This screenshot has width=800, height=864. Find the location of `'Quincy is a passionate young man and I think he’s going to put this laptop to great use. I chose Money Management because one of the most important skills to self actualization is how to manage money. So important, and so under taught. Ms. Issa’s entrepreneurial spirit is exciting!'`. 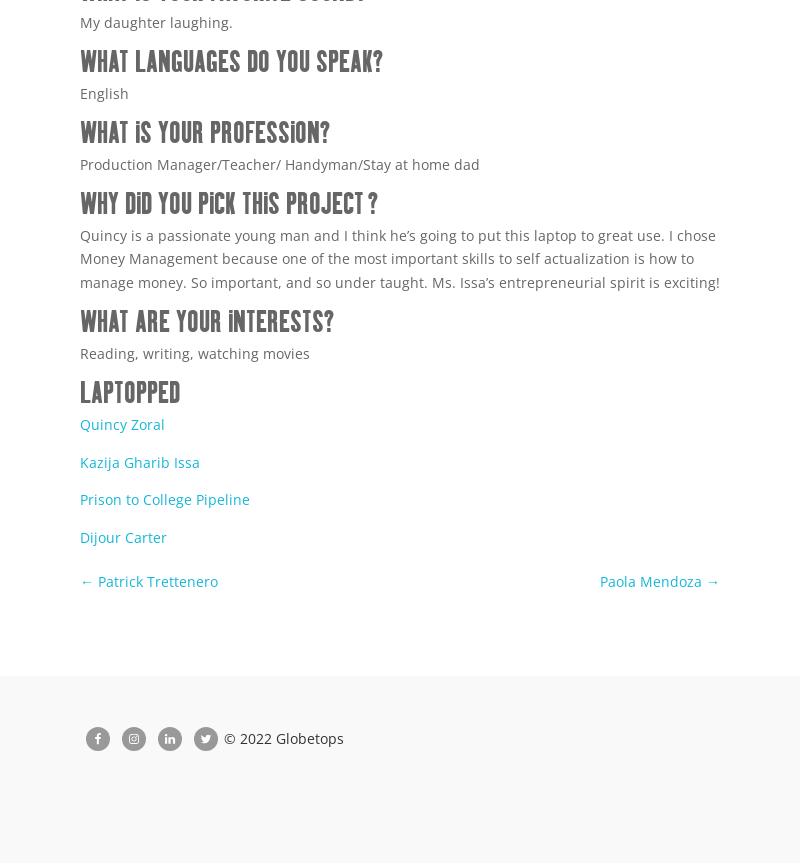

'Quincy is a passionate young man and I think he’s going to put this laptop to great use. I chose Money Management because one of the most important skills to self actualization is how to manage money. So important, and so under taught. Ms. Issa’s entrepreneurial spirit is exciting!' is located at coordinates (400, 258).